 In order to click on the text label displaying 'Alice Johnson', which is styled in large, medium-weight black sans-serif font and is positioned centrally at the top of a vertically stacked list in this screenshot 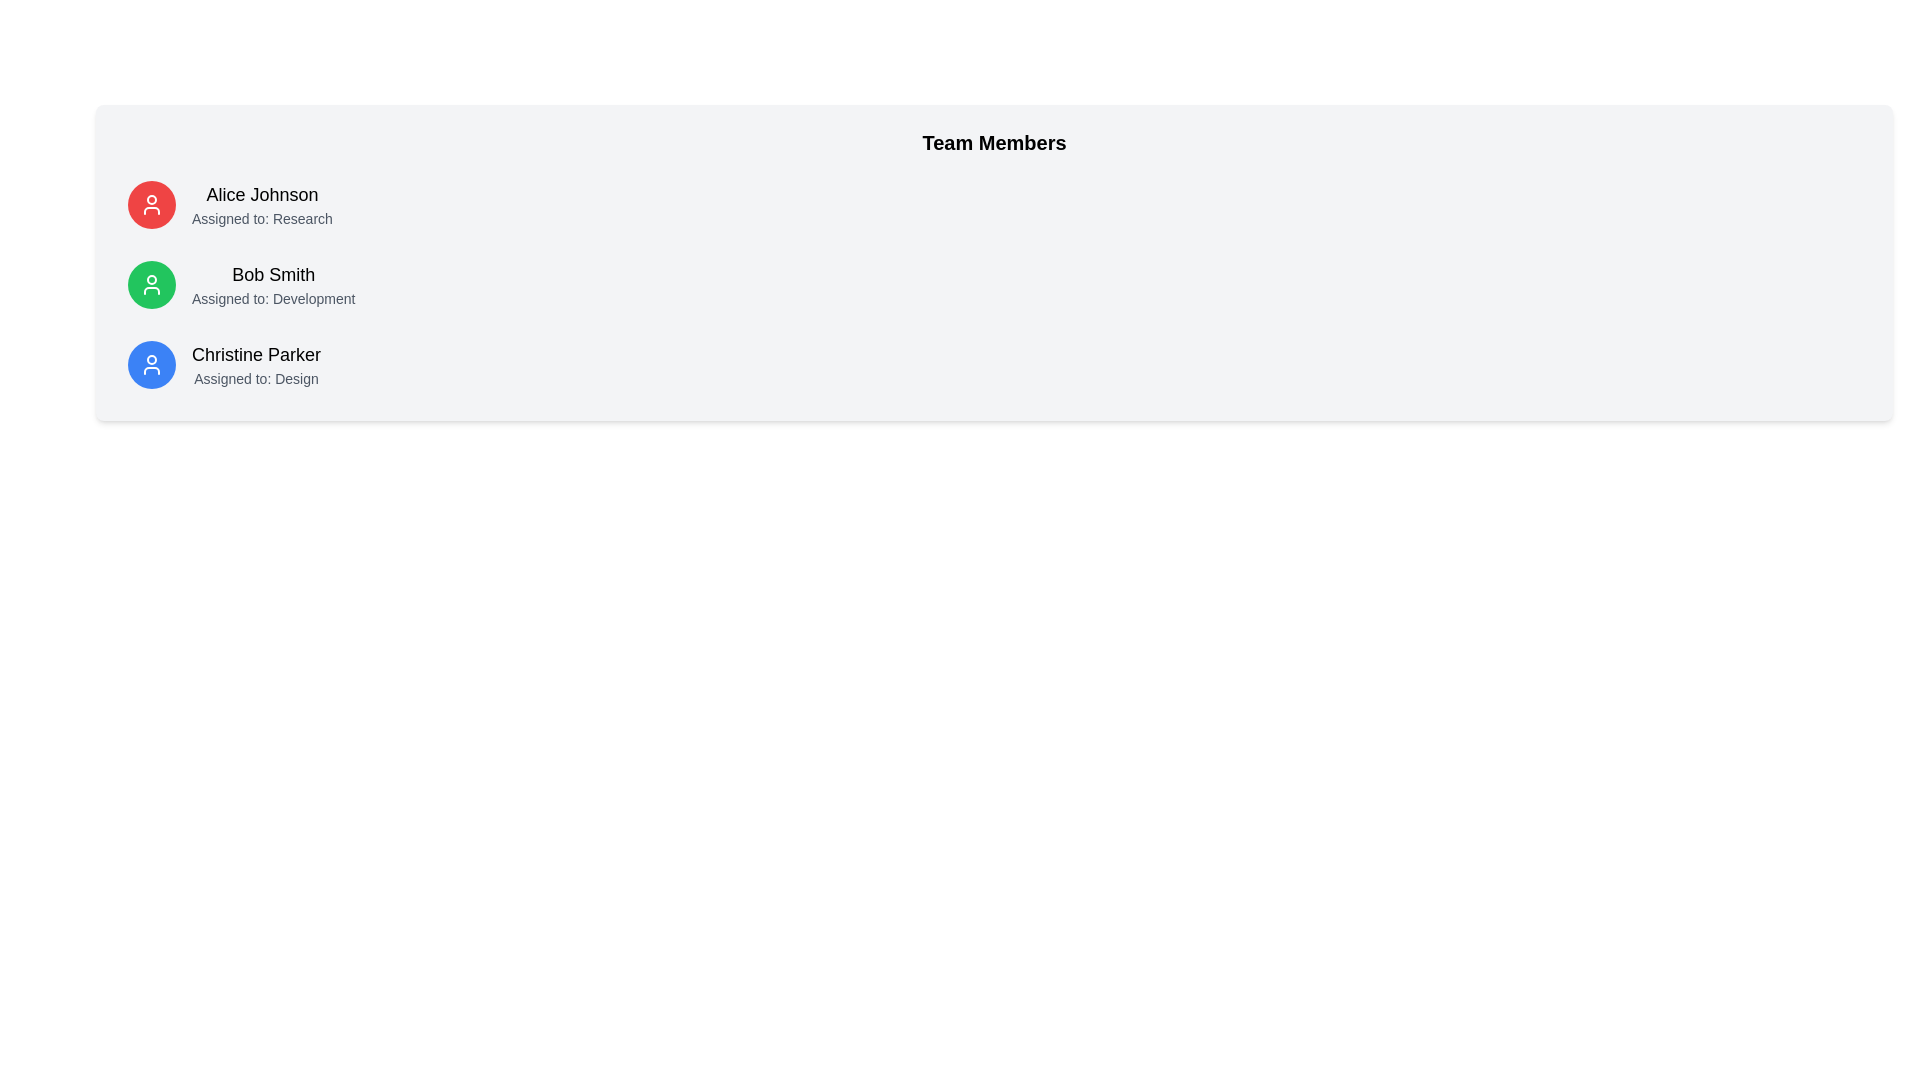, I will do `click(261, 195)`.